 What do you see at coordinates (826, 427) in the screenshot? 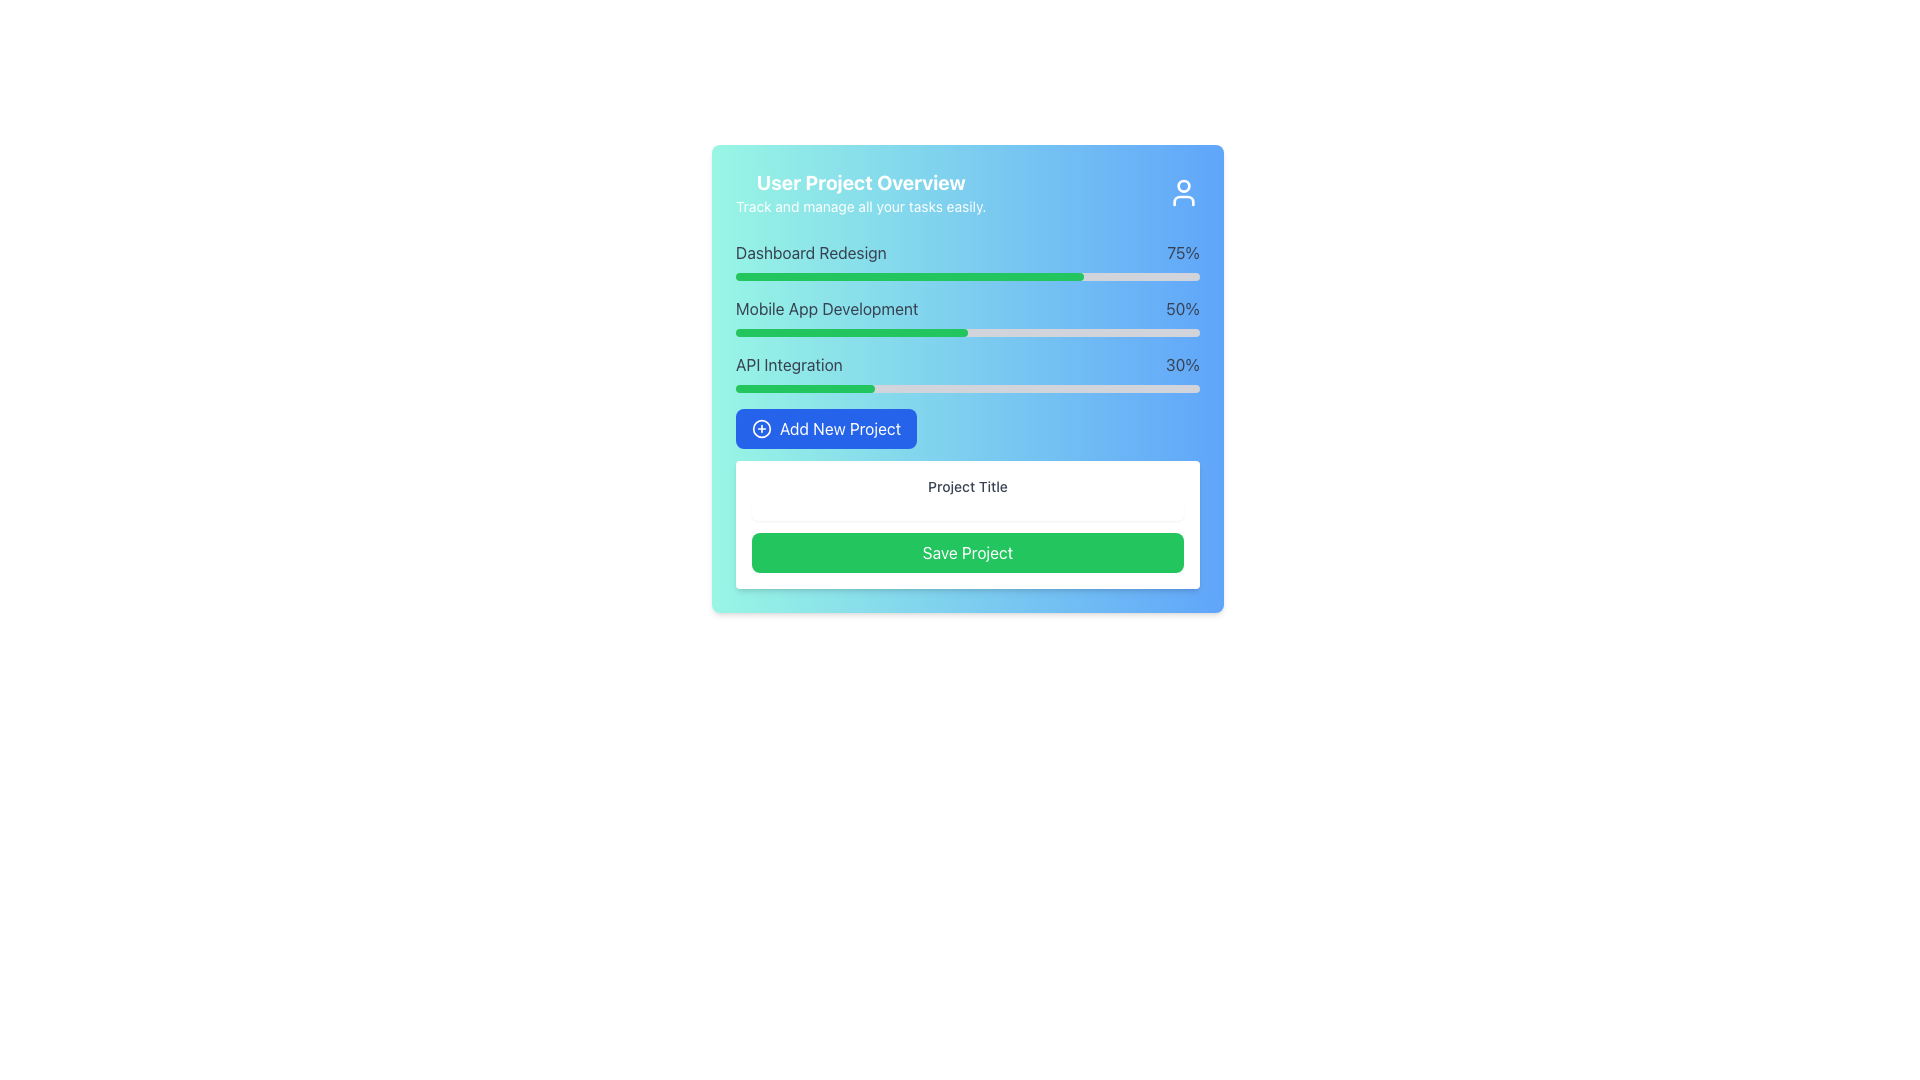
I see `the button positioned below the progress bars for 'Dashboard Redesign' and 'API Integration'` at bounding box center [826, 427].